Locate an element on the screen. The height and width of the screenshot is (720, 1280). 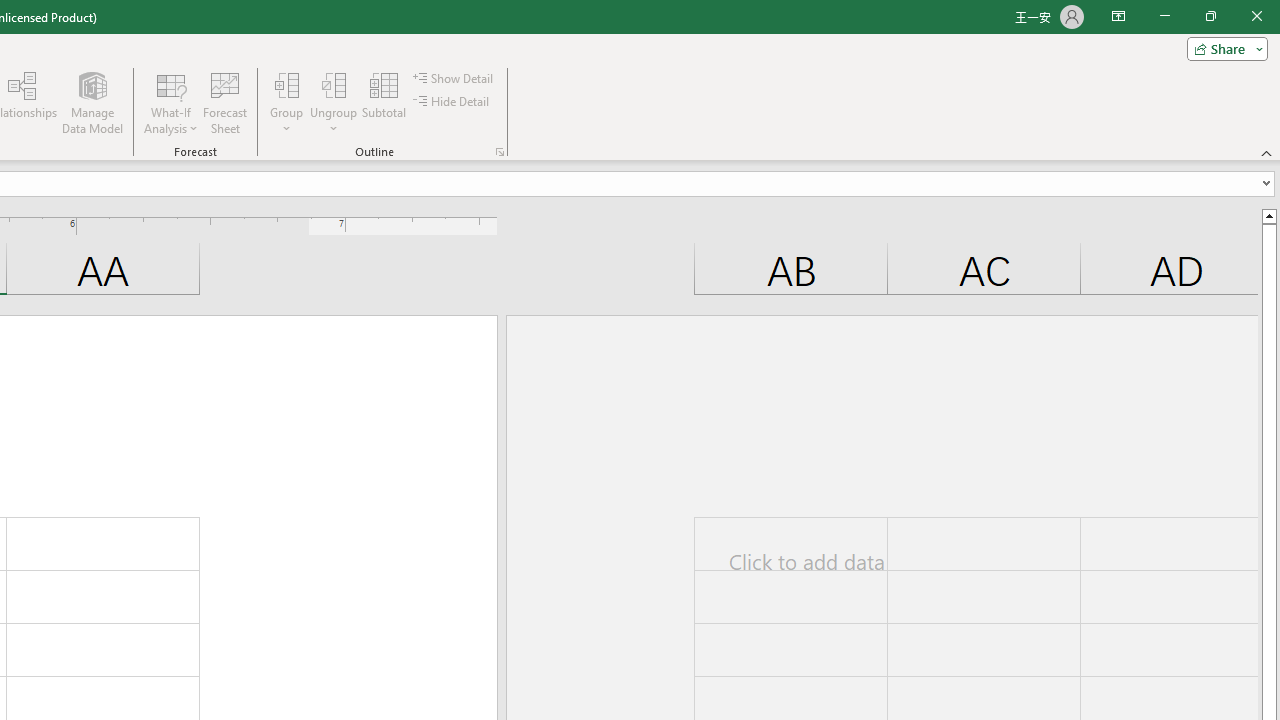
'More Options' is located at coordinates (334, 121).